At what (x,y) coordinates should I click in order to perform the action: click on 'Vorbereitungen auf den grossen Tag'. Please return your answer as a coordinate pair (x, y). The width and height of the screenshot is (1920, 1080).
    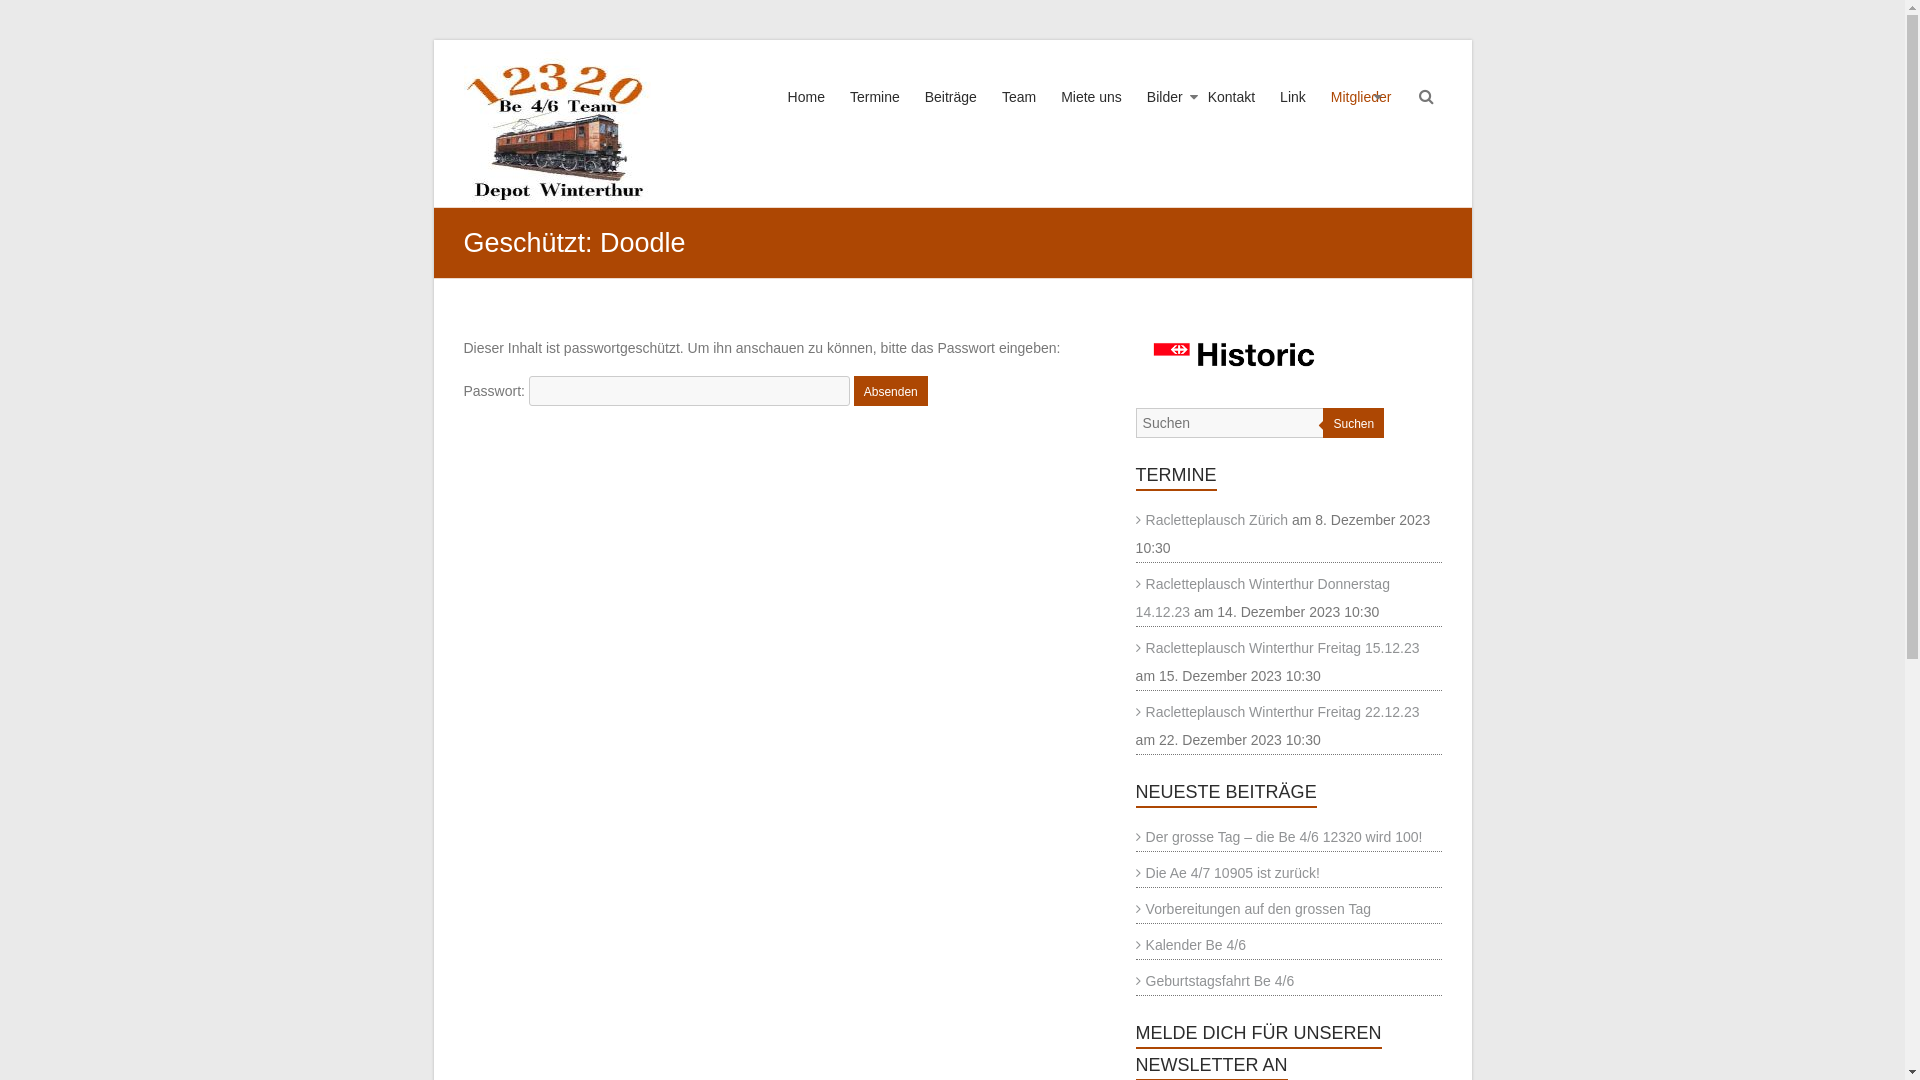
    Looking at the image, I should click on (1252, 909).